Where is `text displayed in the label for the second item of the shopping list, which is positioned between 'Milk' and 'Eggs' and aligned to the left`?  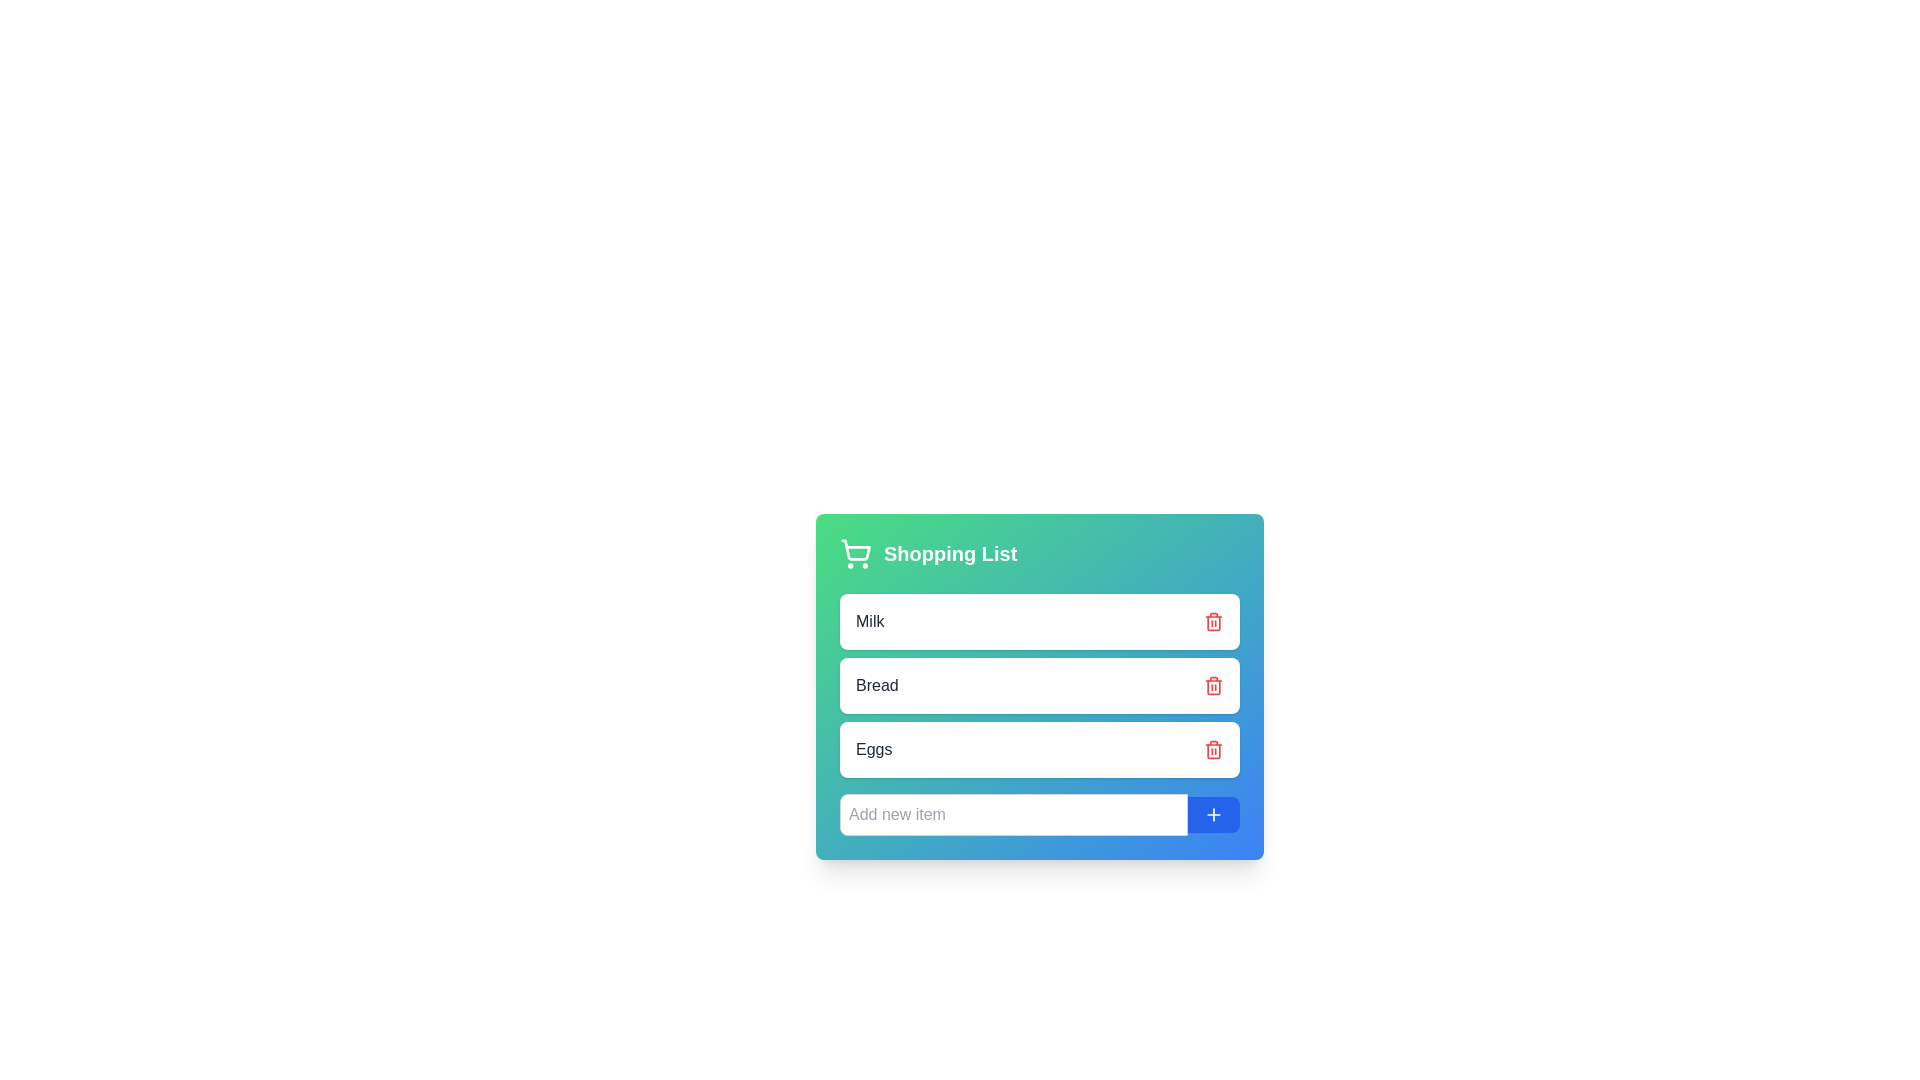 text displayed in the label for the second item of the shopping list, which is positioned between 'Milk' and 'Eggs' and aligned to the left is located at coordinates (877, 685).